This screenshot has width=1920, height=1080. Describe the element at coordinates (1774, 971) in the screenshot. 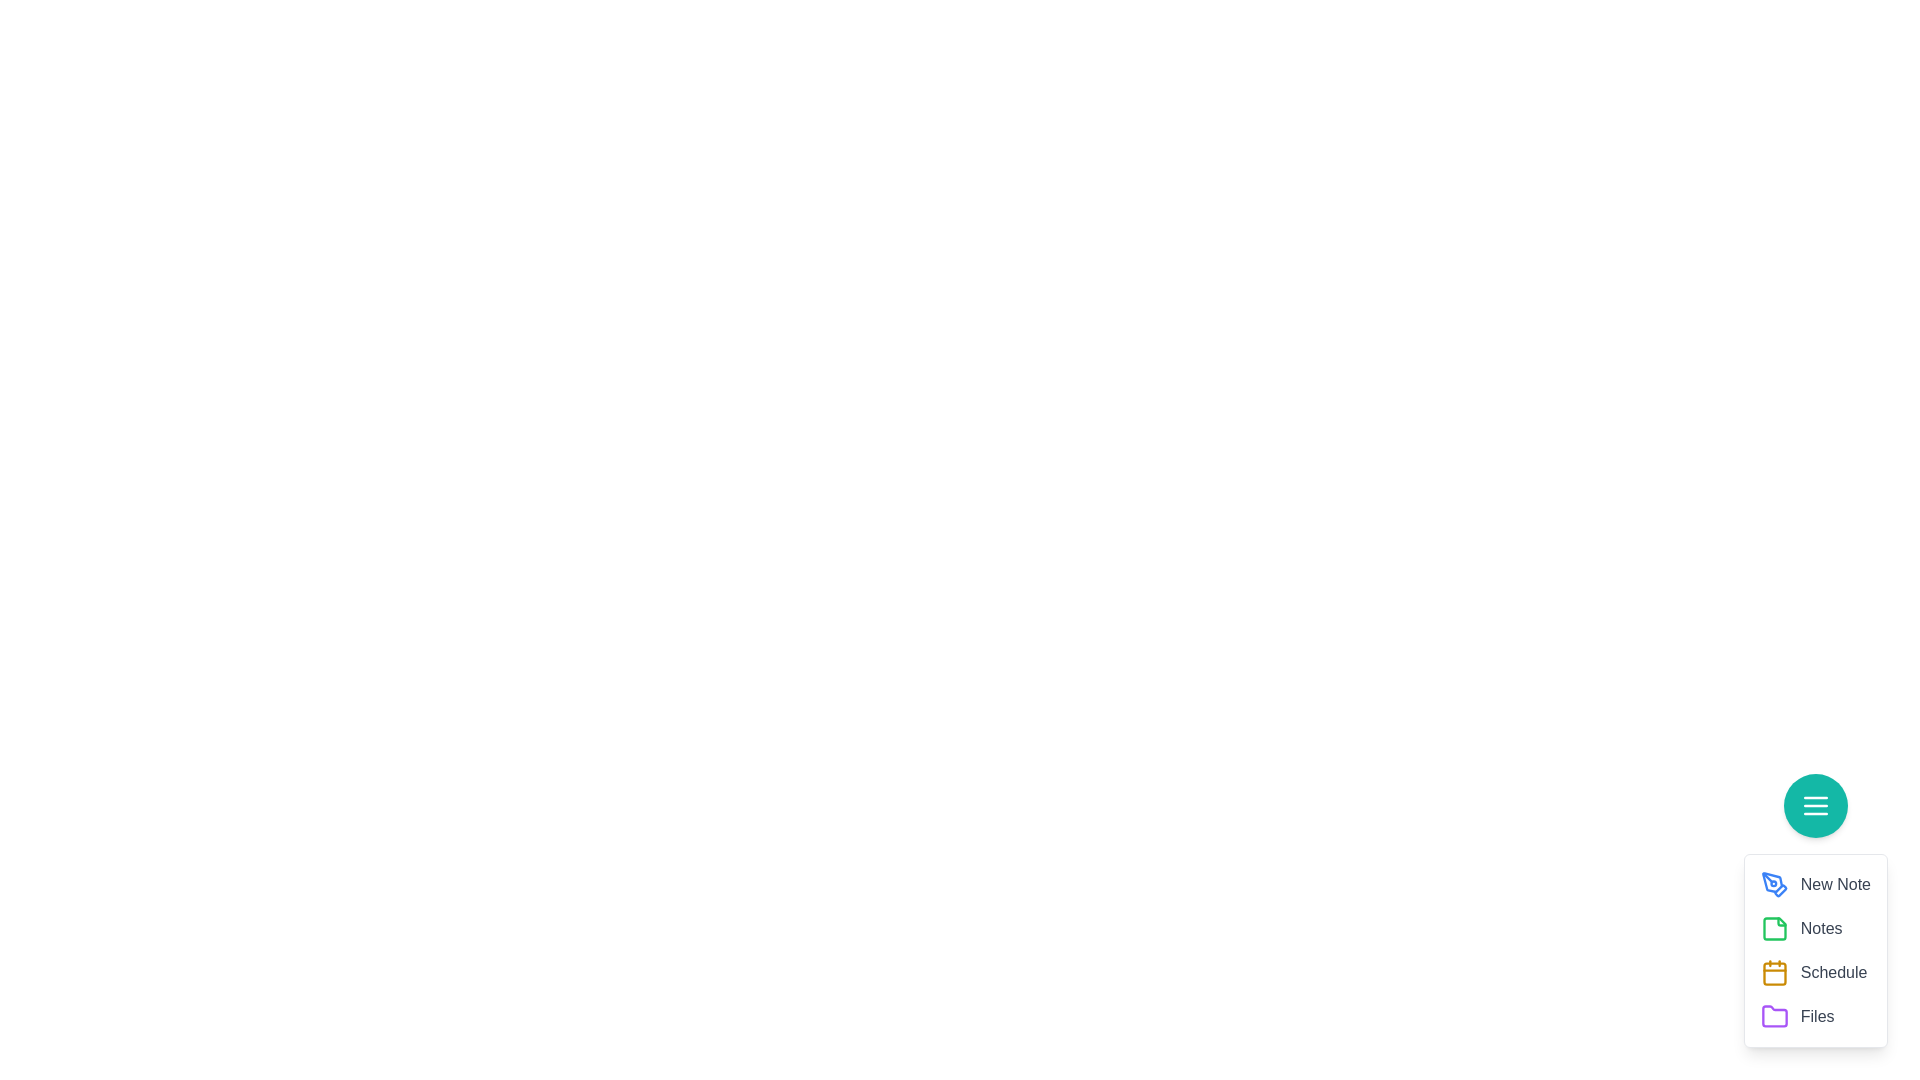

I see `the Schedule from the speed dial menu` at that location.